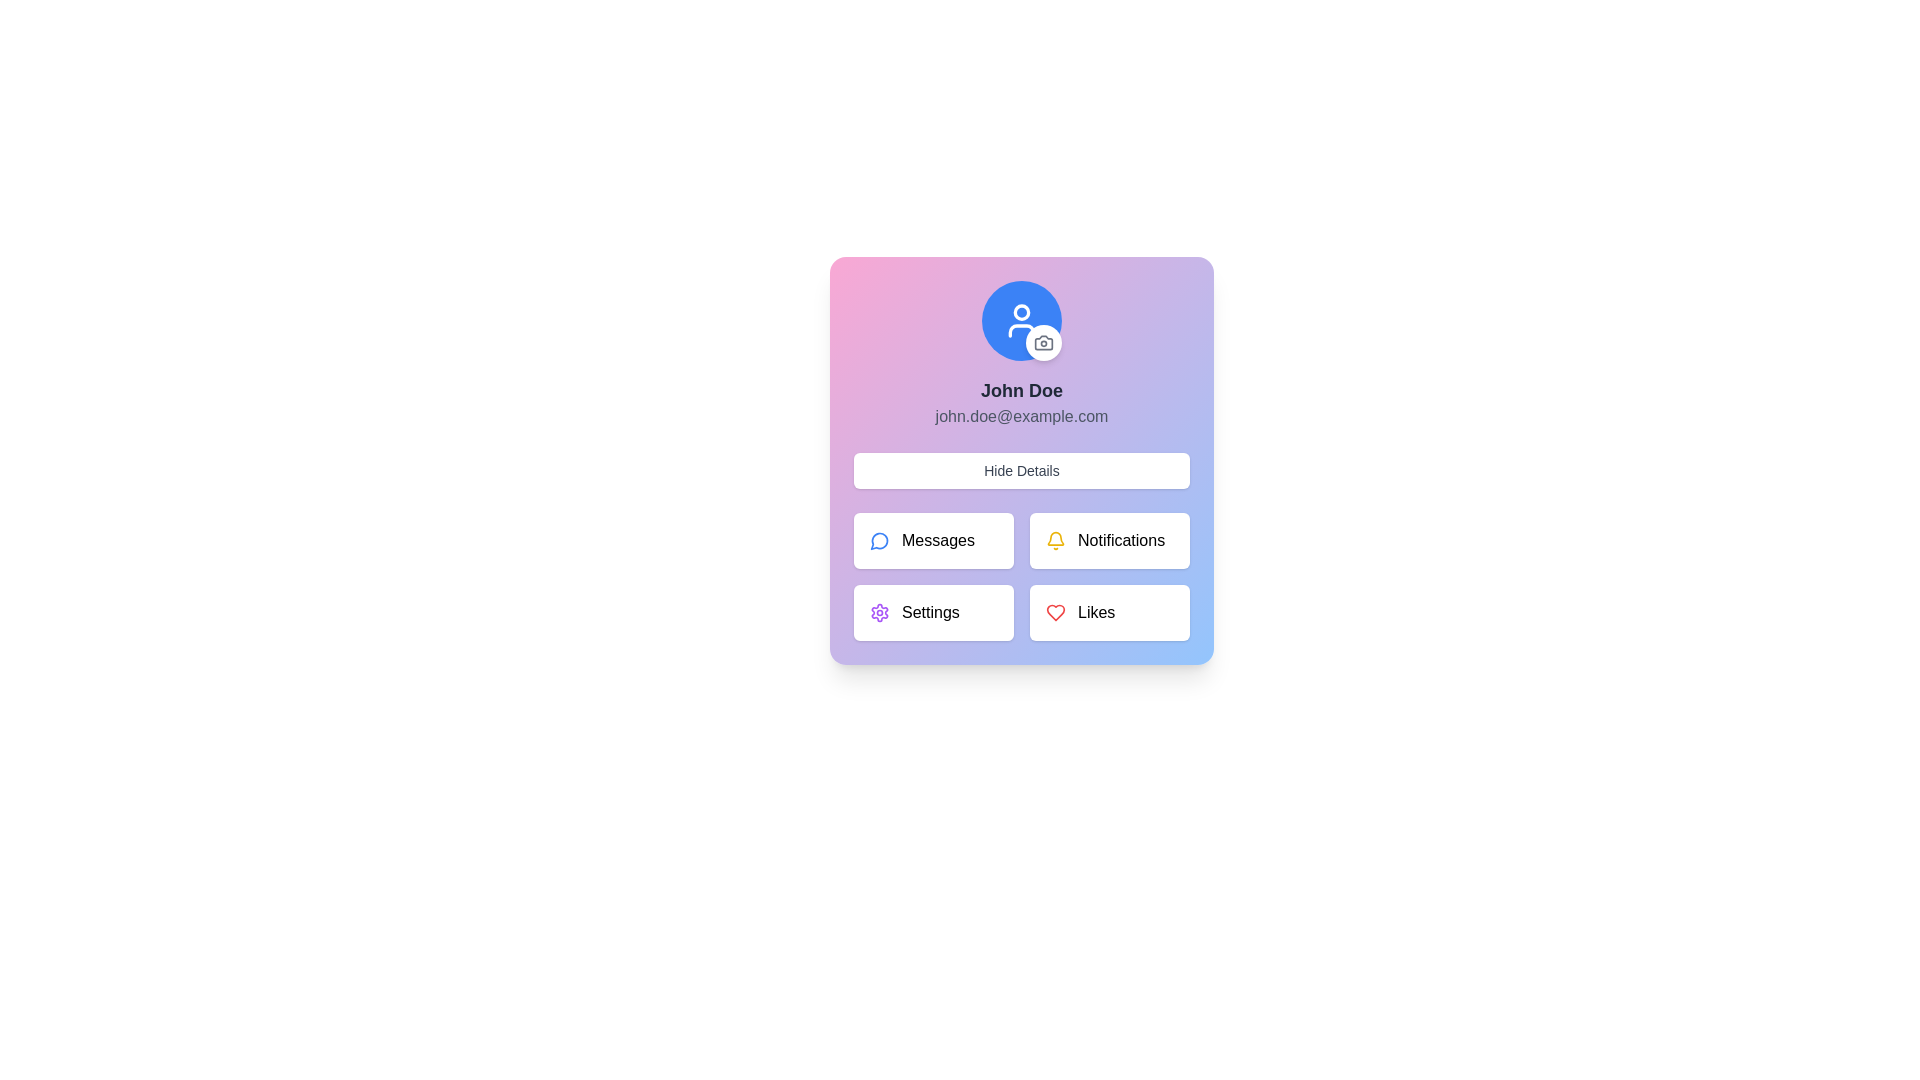 This screenshot has height=1080, width=1920. Describe the element at coordinates (1022, 319) in the screenshot. I see `the interactive profile image component, which is a circular icon with a blue background containing a white user icon and a camera symbol overlay, located above the text 'John Doe' and 'john.doe@example.com'` at that location.